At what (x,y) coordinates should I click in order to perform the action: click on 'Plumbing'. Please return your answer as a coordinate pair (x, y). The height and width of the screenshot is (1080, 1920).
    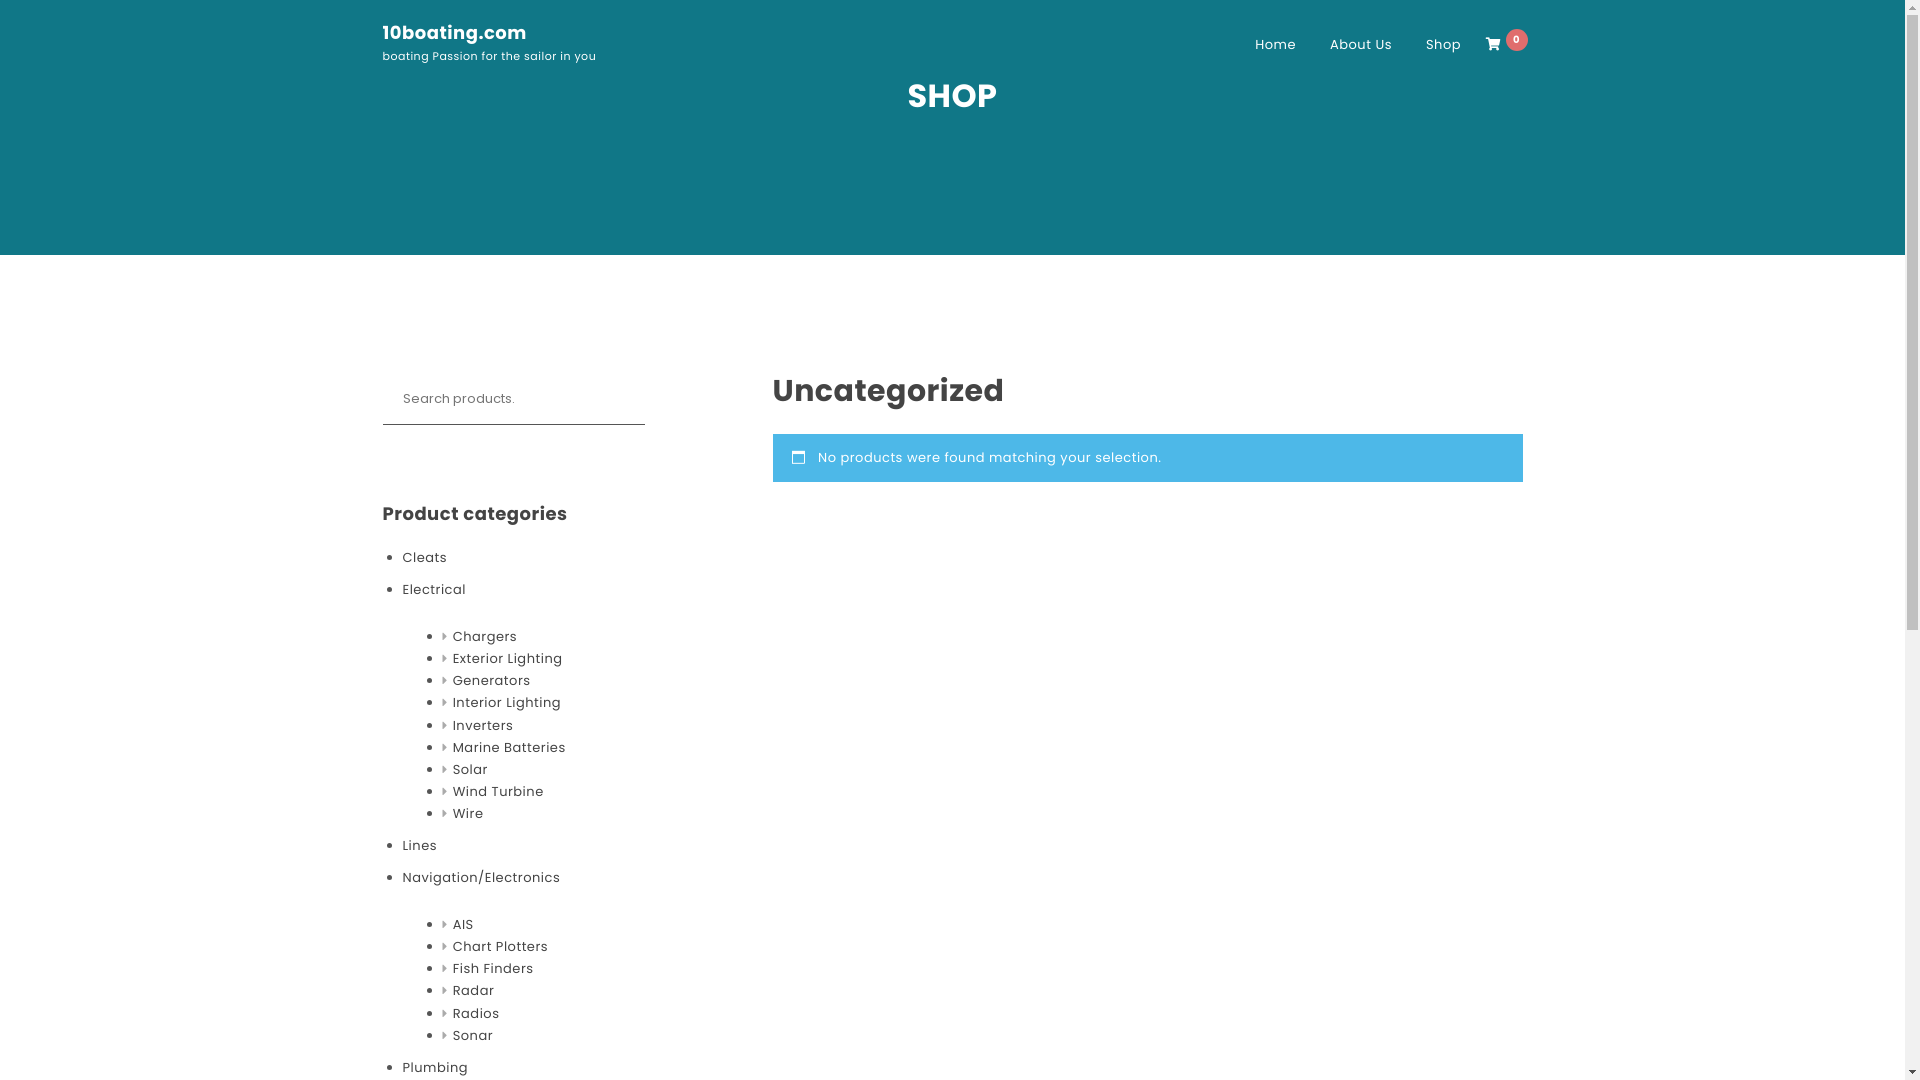
    Looking at the image, I should click on (434, 1067).